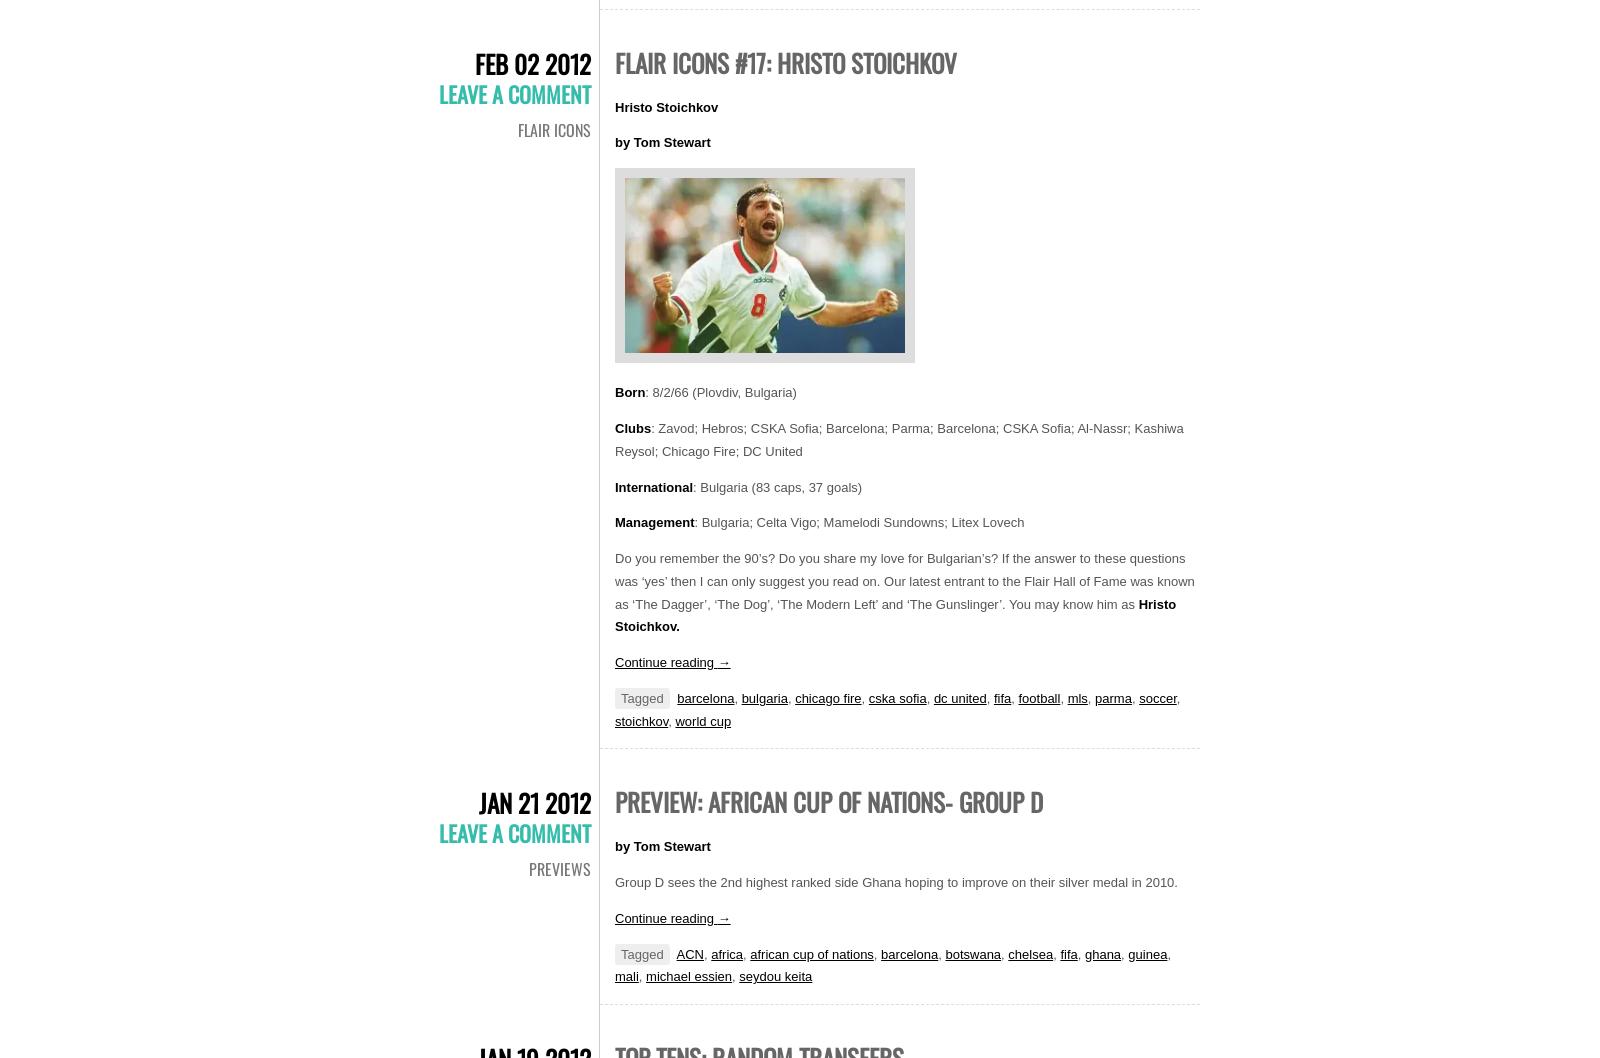 The image size is (1600, 1058). I want to click on 'world cup', so click(703, 720).